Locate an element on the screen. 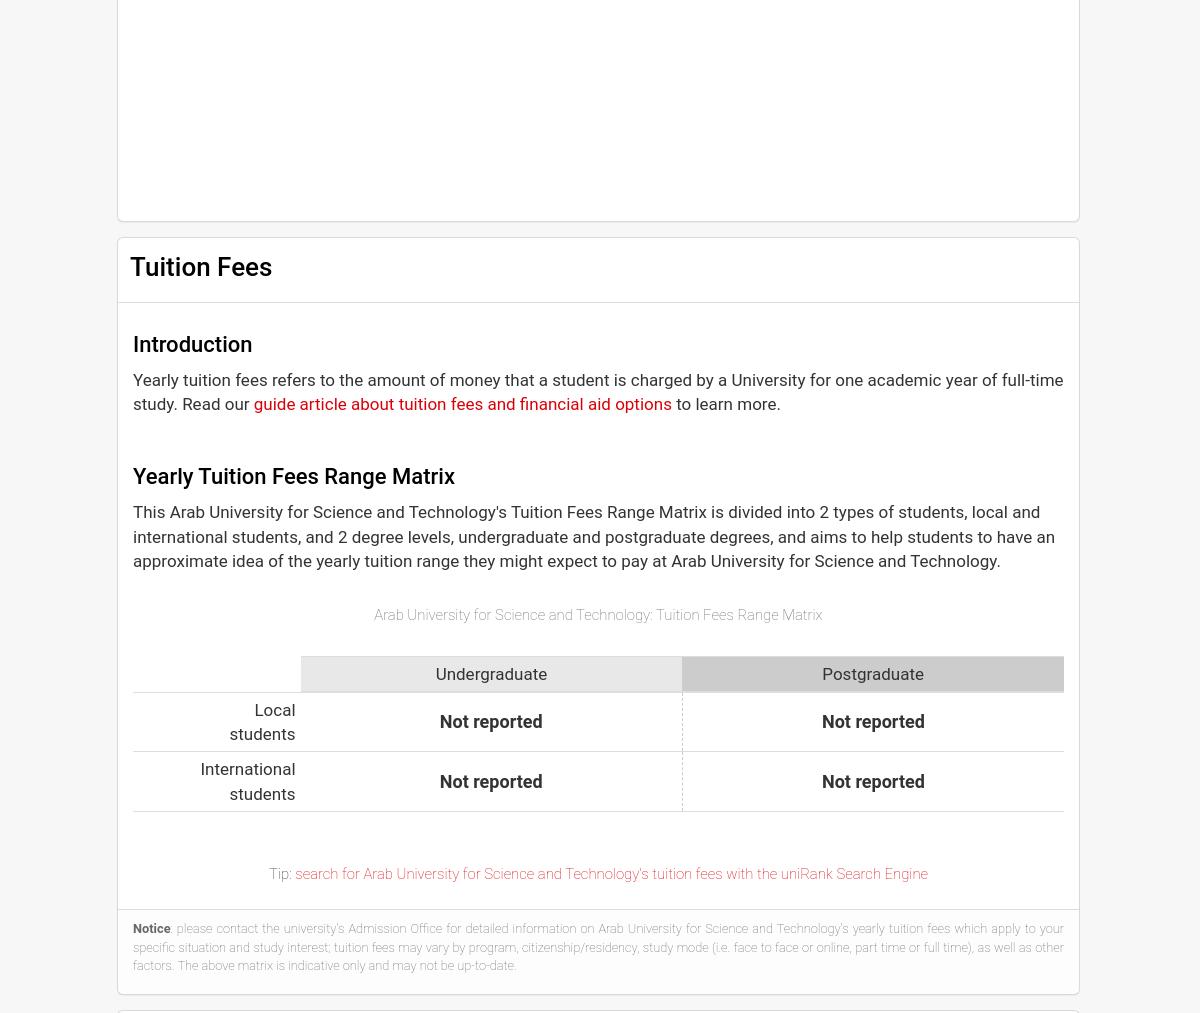  ': please contact the university's Admission Office for detailed information on Arab University for Science and Technology's yearly tuition fees which apply to your specific situation and study interest; tuition fees may vary by program, citizenship/residency, study mode (i.e. face to face or online, part time or full time), as well as other factors. The above matrix is indicative only and may not be up-to-date.' is located at coordinates (132, 946).